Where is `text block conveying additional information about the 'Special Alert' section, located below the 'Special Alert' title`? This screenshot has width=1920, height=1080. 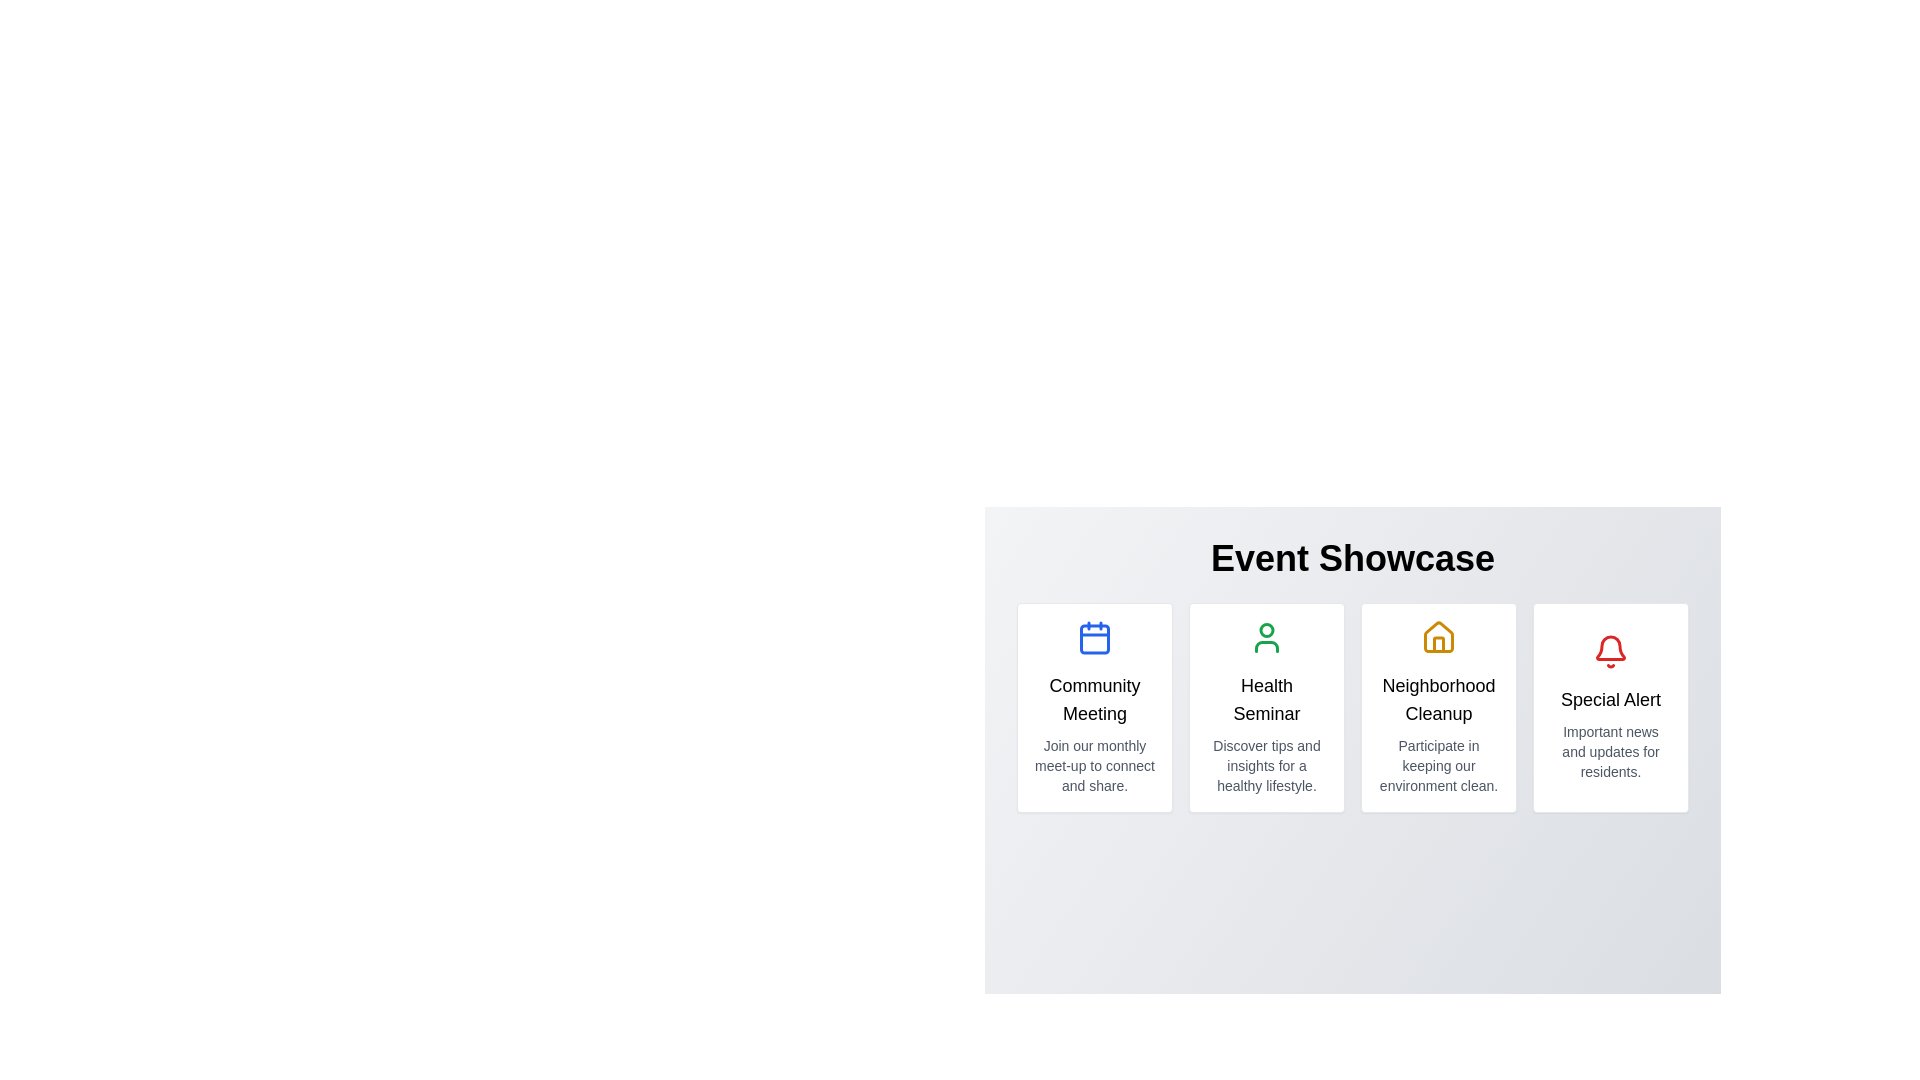
text block conveying additional information about the 'Special Alert' section, located below the 'Special Alert' title is located at coordinates (1611, 752).